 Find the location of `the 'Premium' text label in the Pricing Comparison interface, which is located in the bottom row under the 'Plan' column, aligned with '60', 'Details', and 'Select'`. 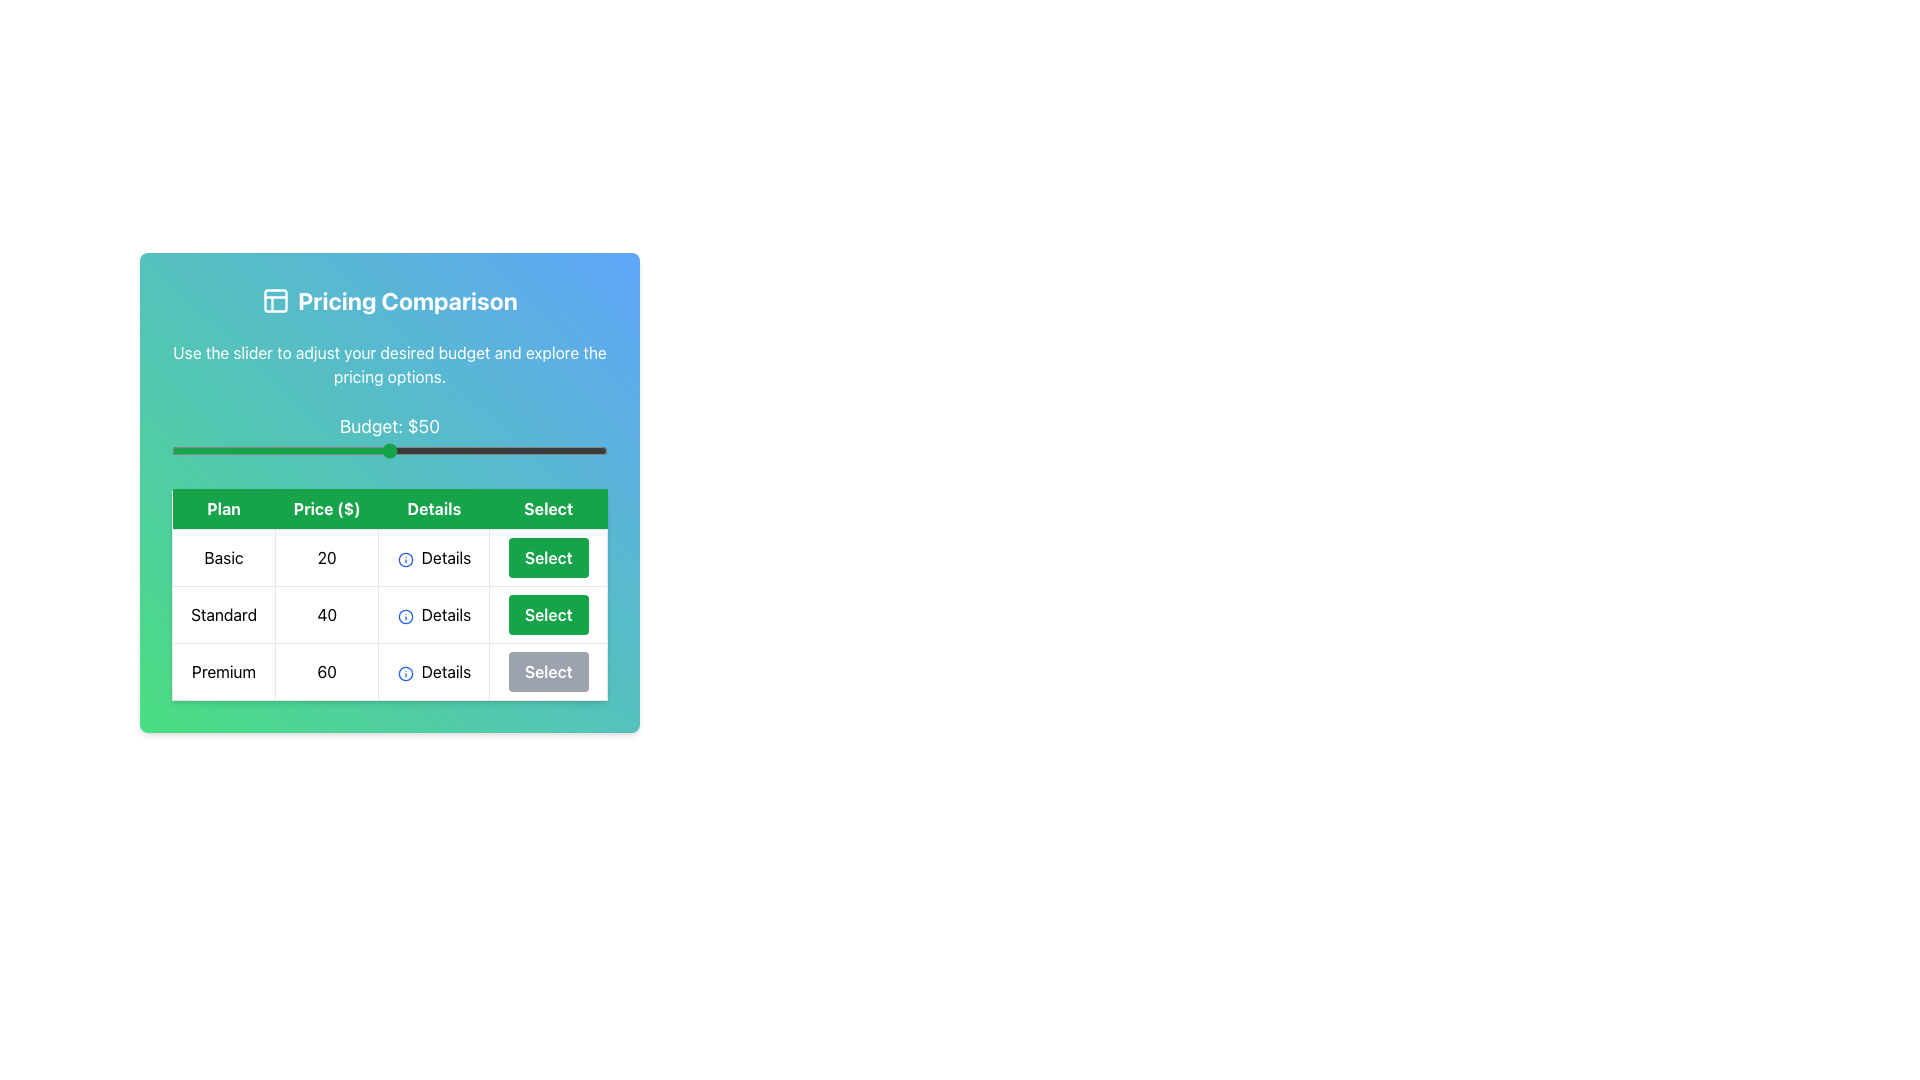

the 'Premium' text label in the Pricing Comparison interface, which is located in the bottom row under the 'Plan' column, aligned with '60', 'Details', and 'Select' is located at coordinates (224, 671).